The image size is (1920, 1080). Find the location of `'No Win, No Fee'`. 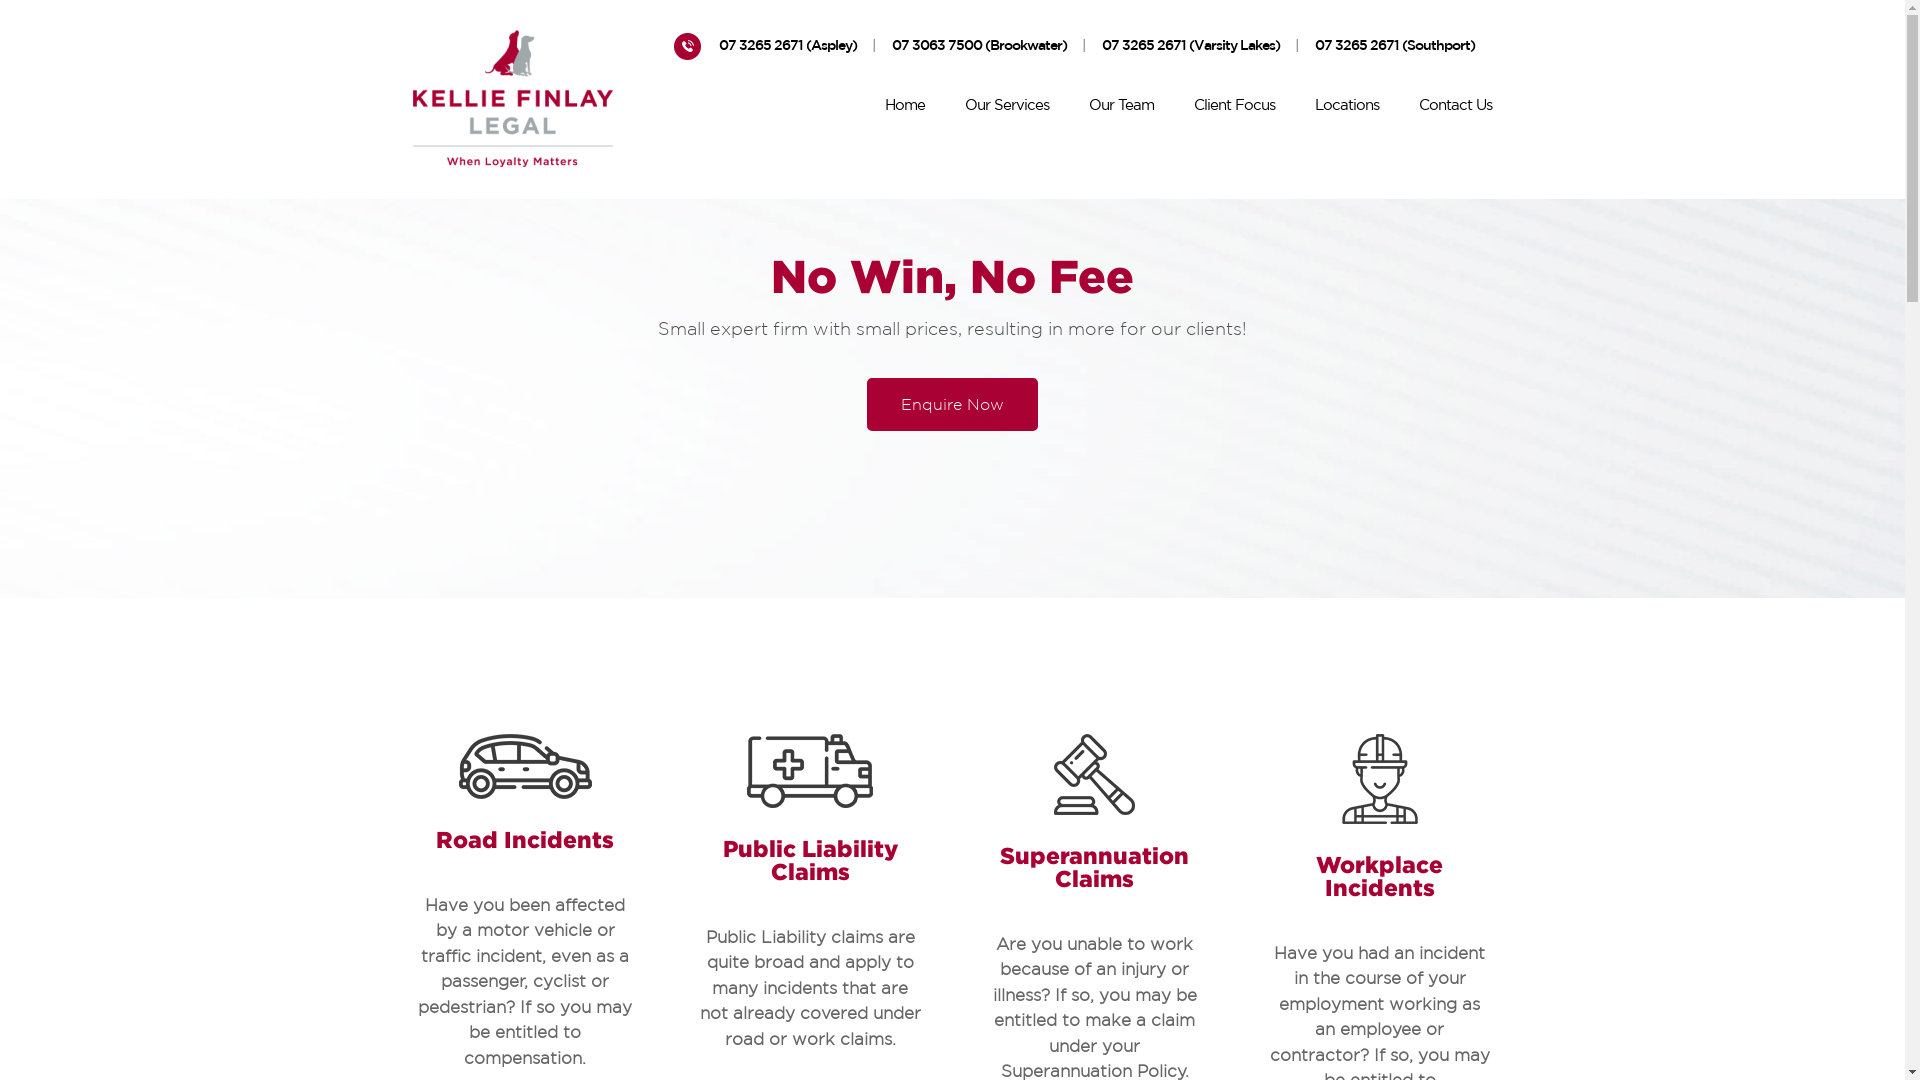

'No Win, No Fee' is located at coordinates (951, 276).